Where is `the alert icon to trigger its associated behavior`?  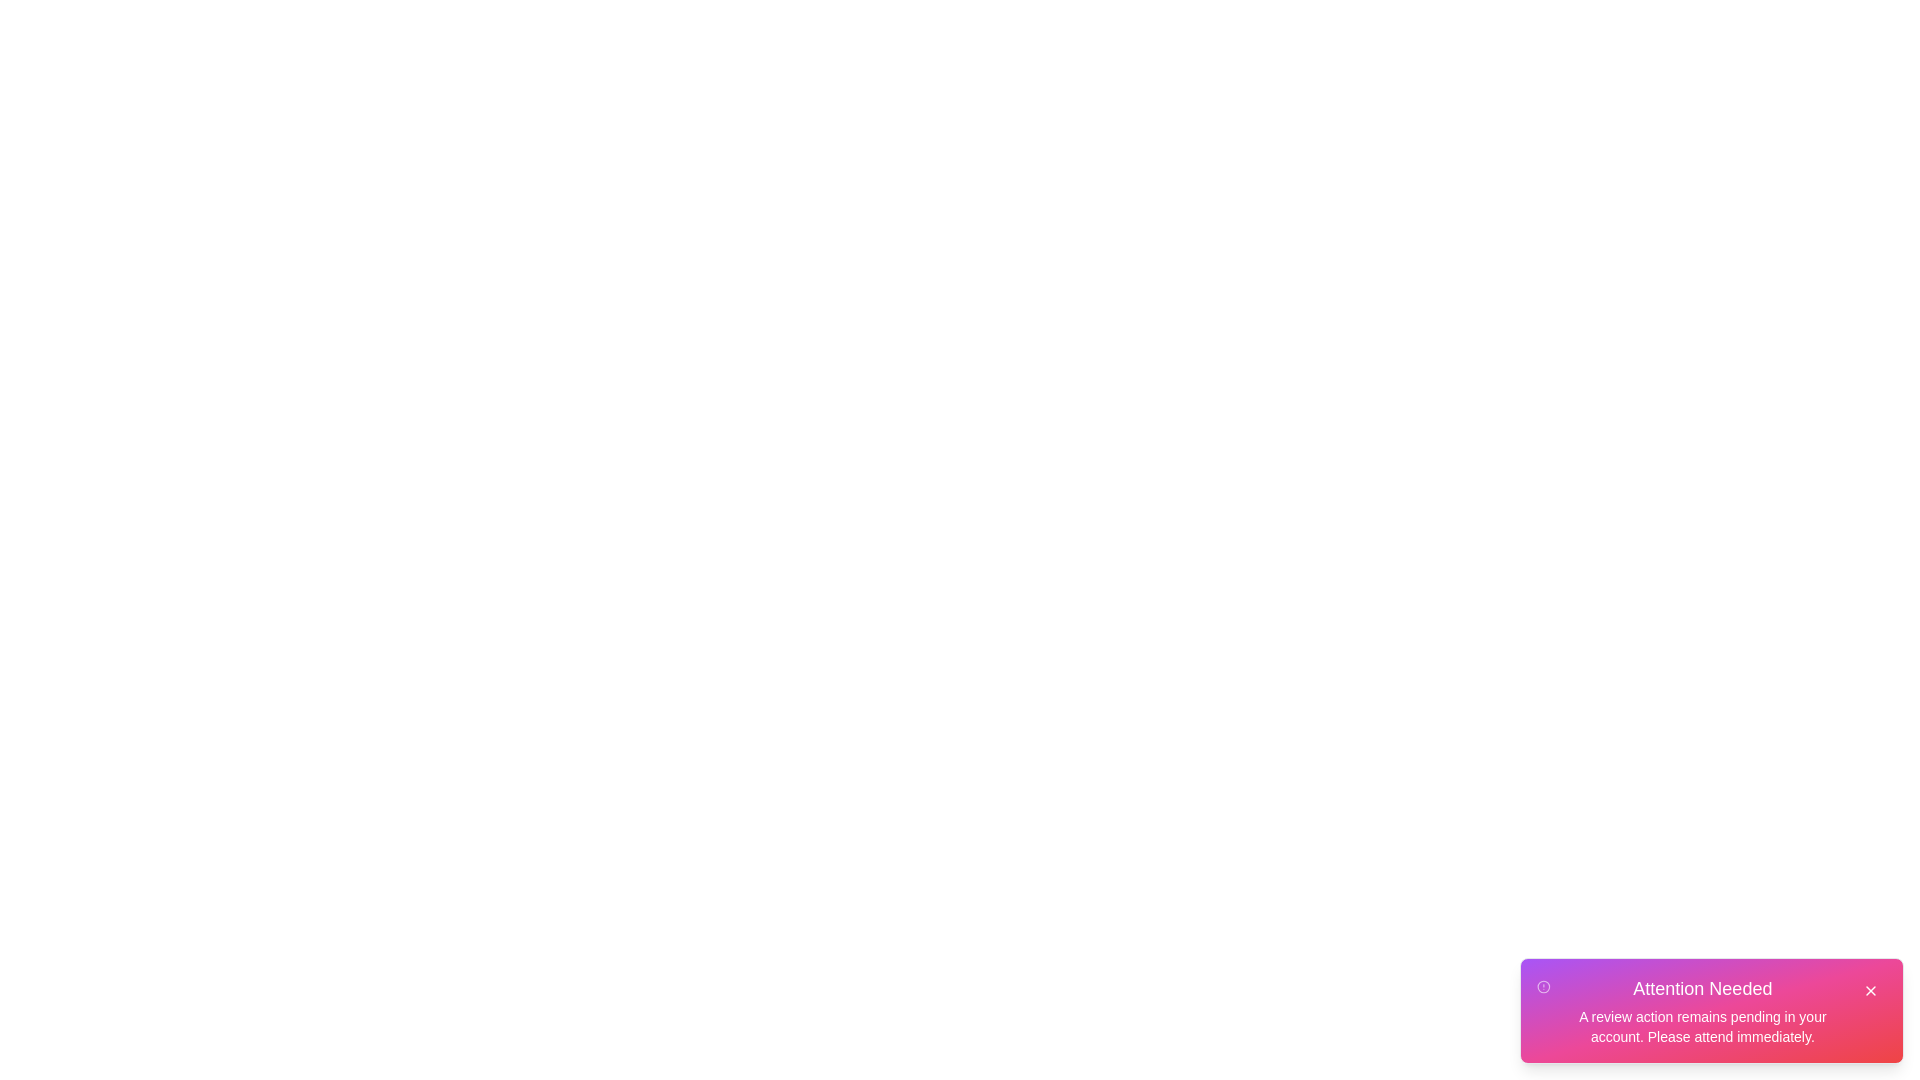 the alert icon to trigger its associated behavior is located at coordinates (1542, 986).